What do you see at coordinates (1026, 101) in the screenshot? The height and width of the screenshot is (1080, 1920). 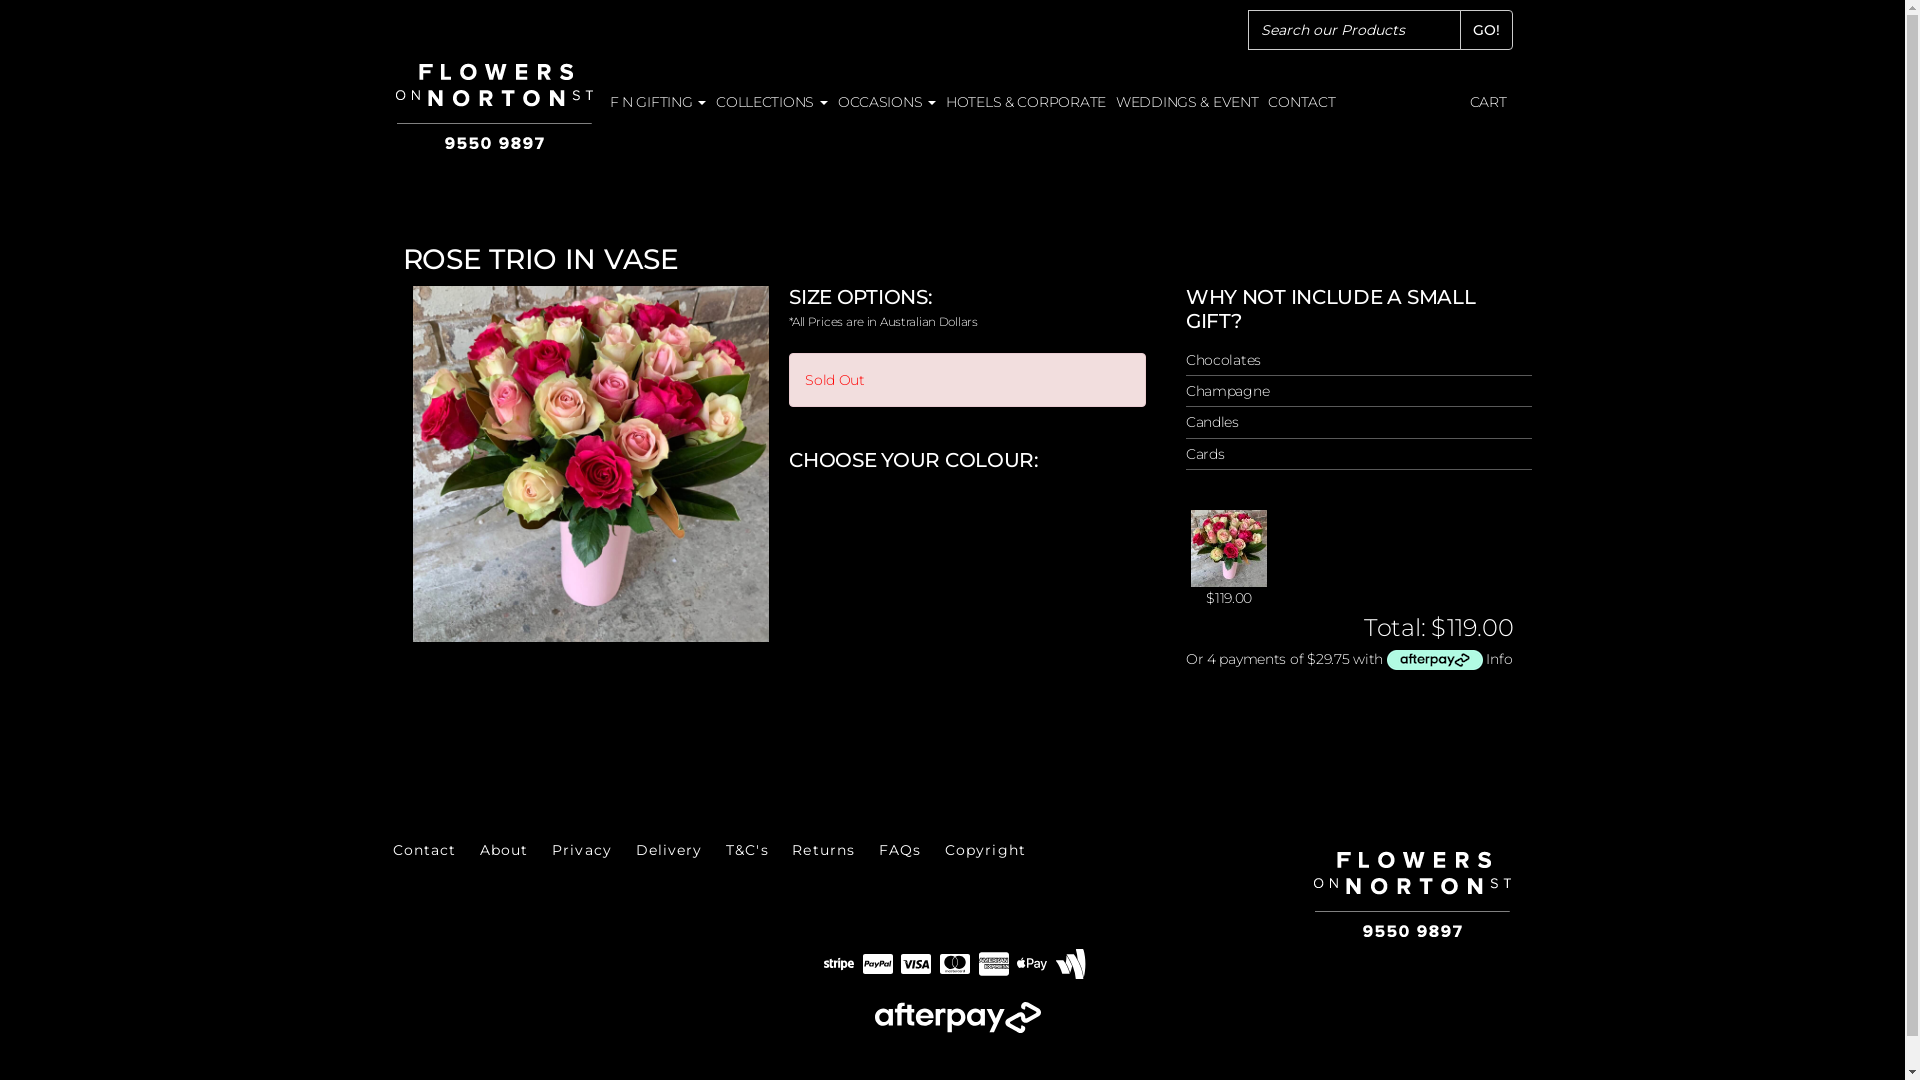 I see `'HOTELS & CORPORATE'` at bounding box center [1026, 101].